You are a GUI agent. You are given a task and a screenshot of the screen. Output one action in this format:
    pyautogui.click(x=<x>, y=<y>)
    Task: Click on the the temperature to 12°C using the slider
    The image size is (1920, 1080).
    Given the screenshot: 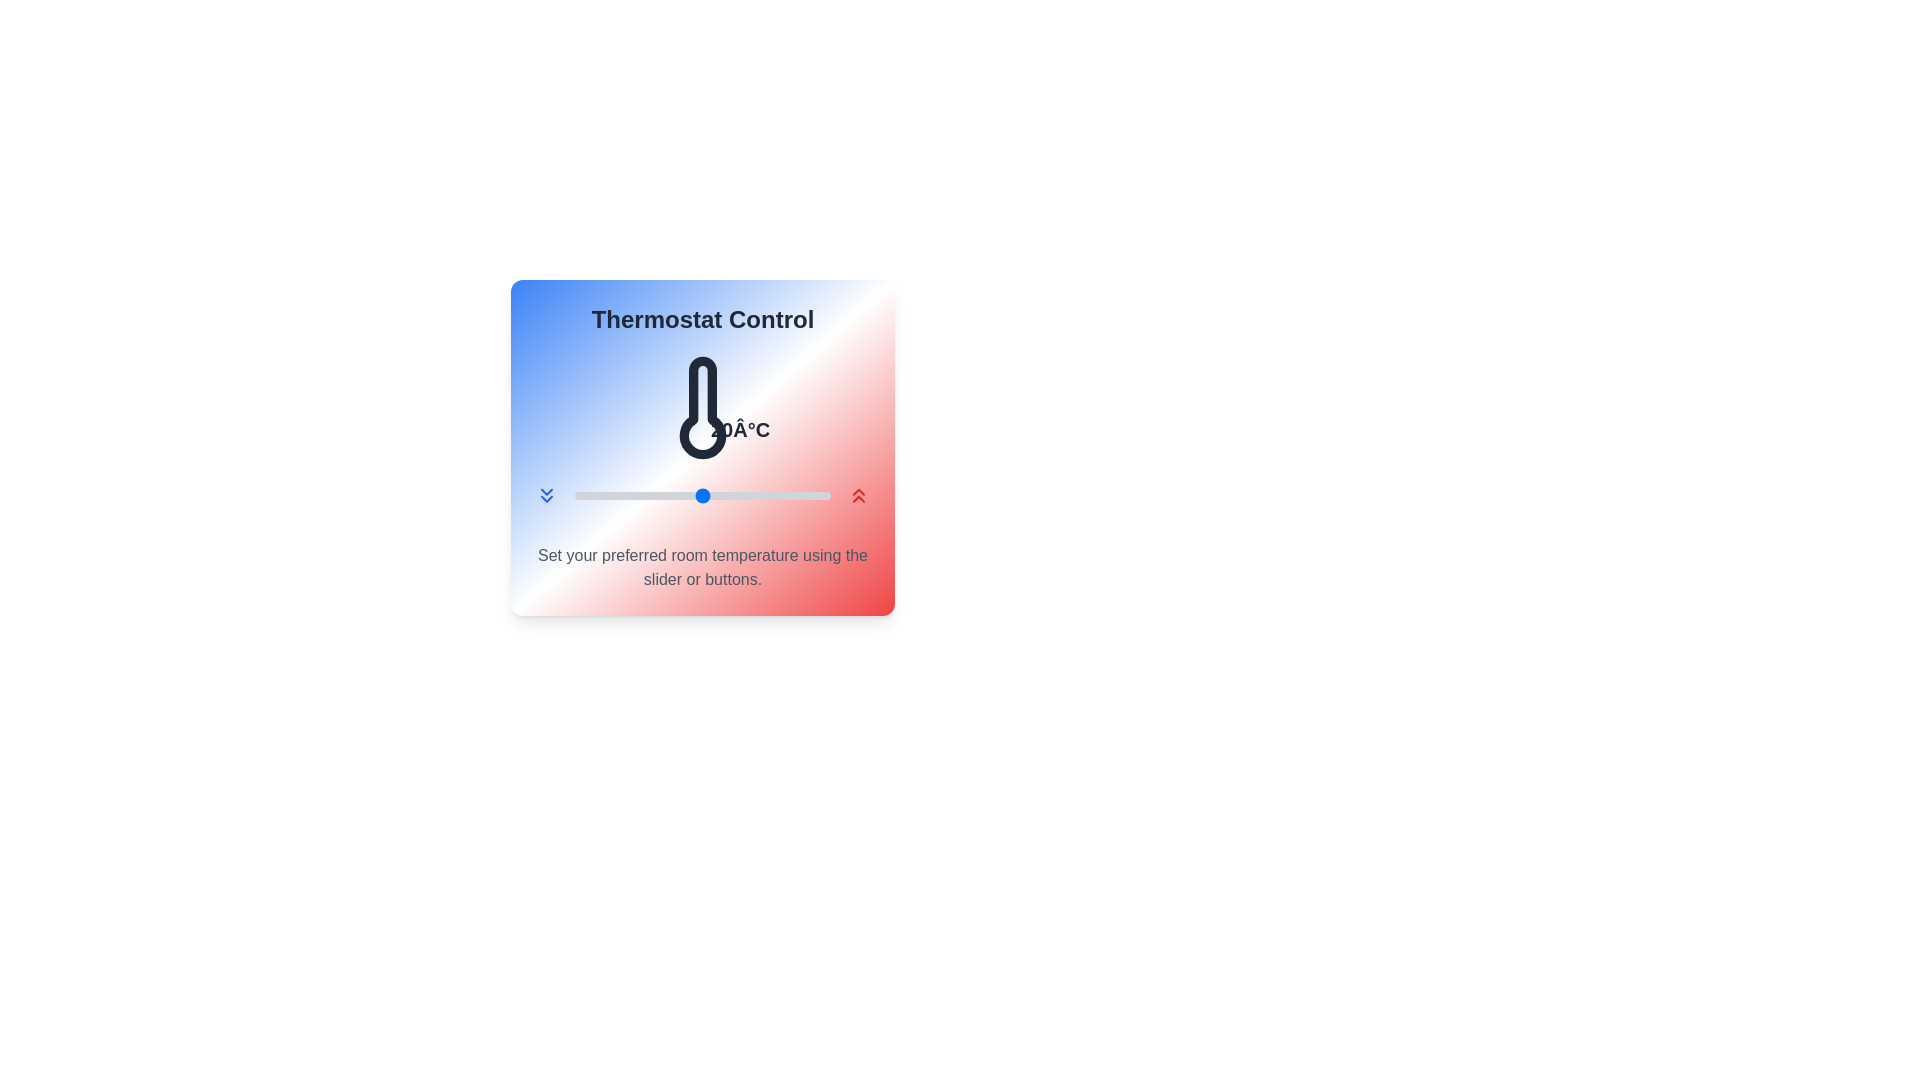 What is the action you would take?
    pyautogui.click(x=599, y=495)
    